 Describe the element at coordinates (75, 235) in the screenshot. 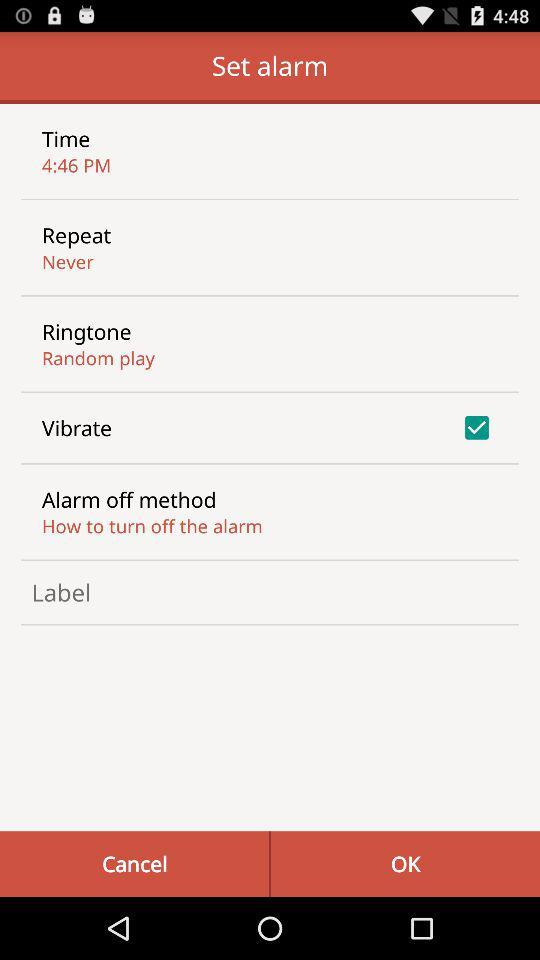

I see `the repeat` at that location.